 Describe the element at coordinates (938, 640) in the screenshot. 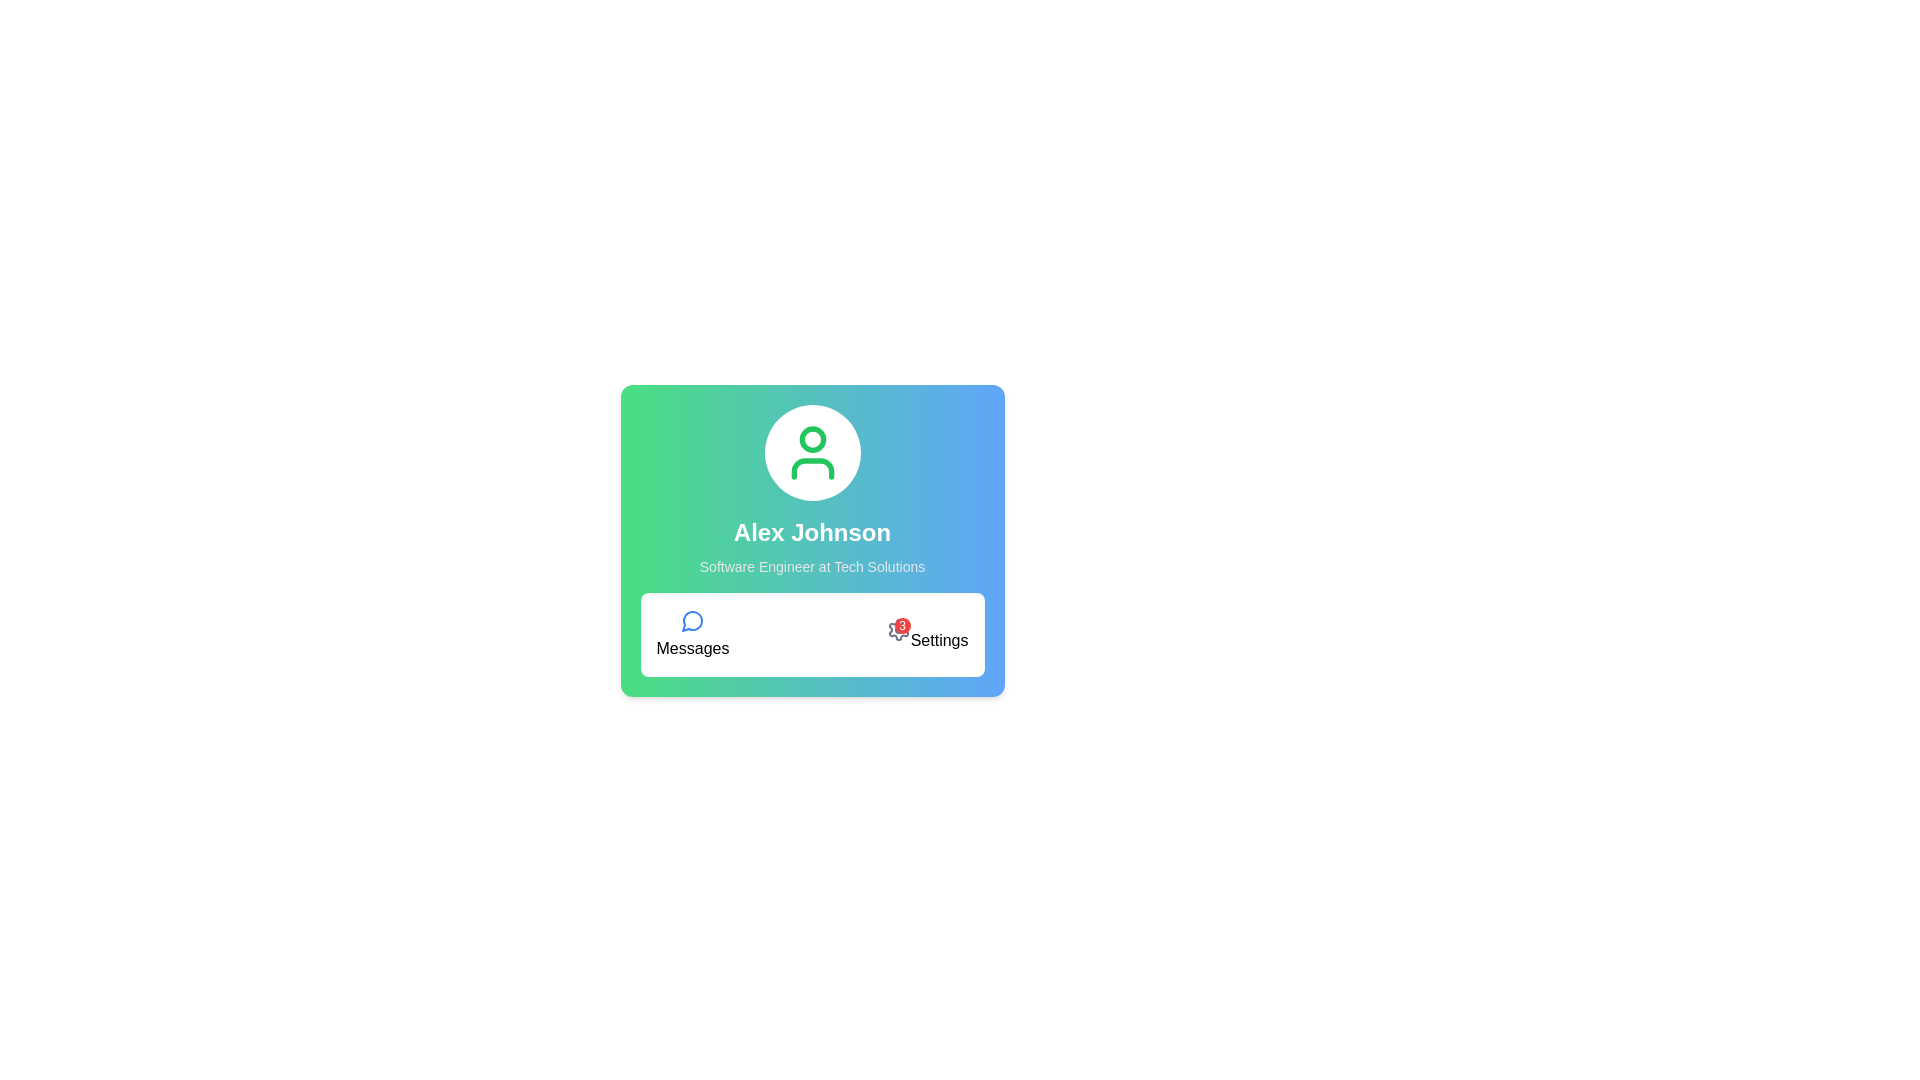

I see `the 'Settings' text label located below the cogwheel icon and above a numerical indicator, which is displayed in plain black font on a white background` at that location.